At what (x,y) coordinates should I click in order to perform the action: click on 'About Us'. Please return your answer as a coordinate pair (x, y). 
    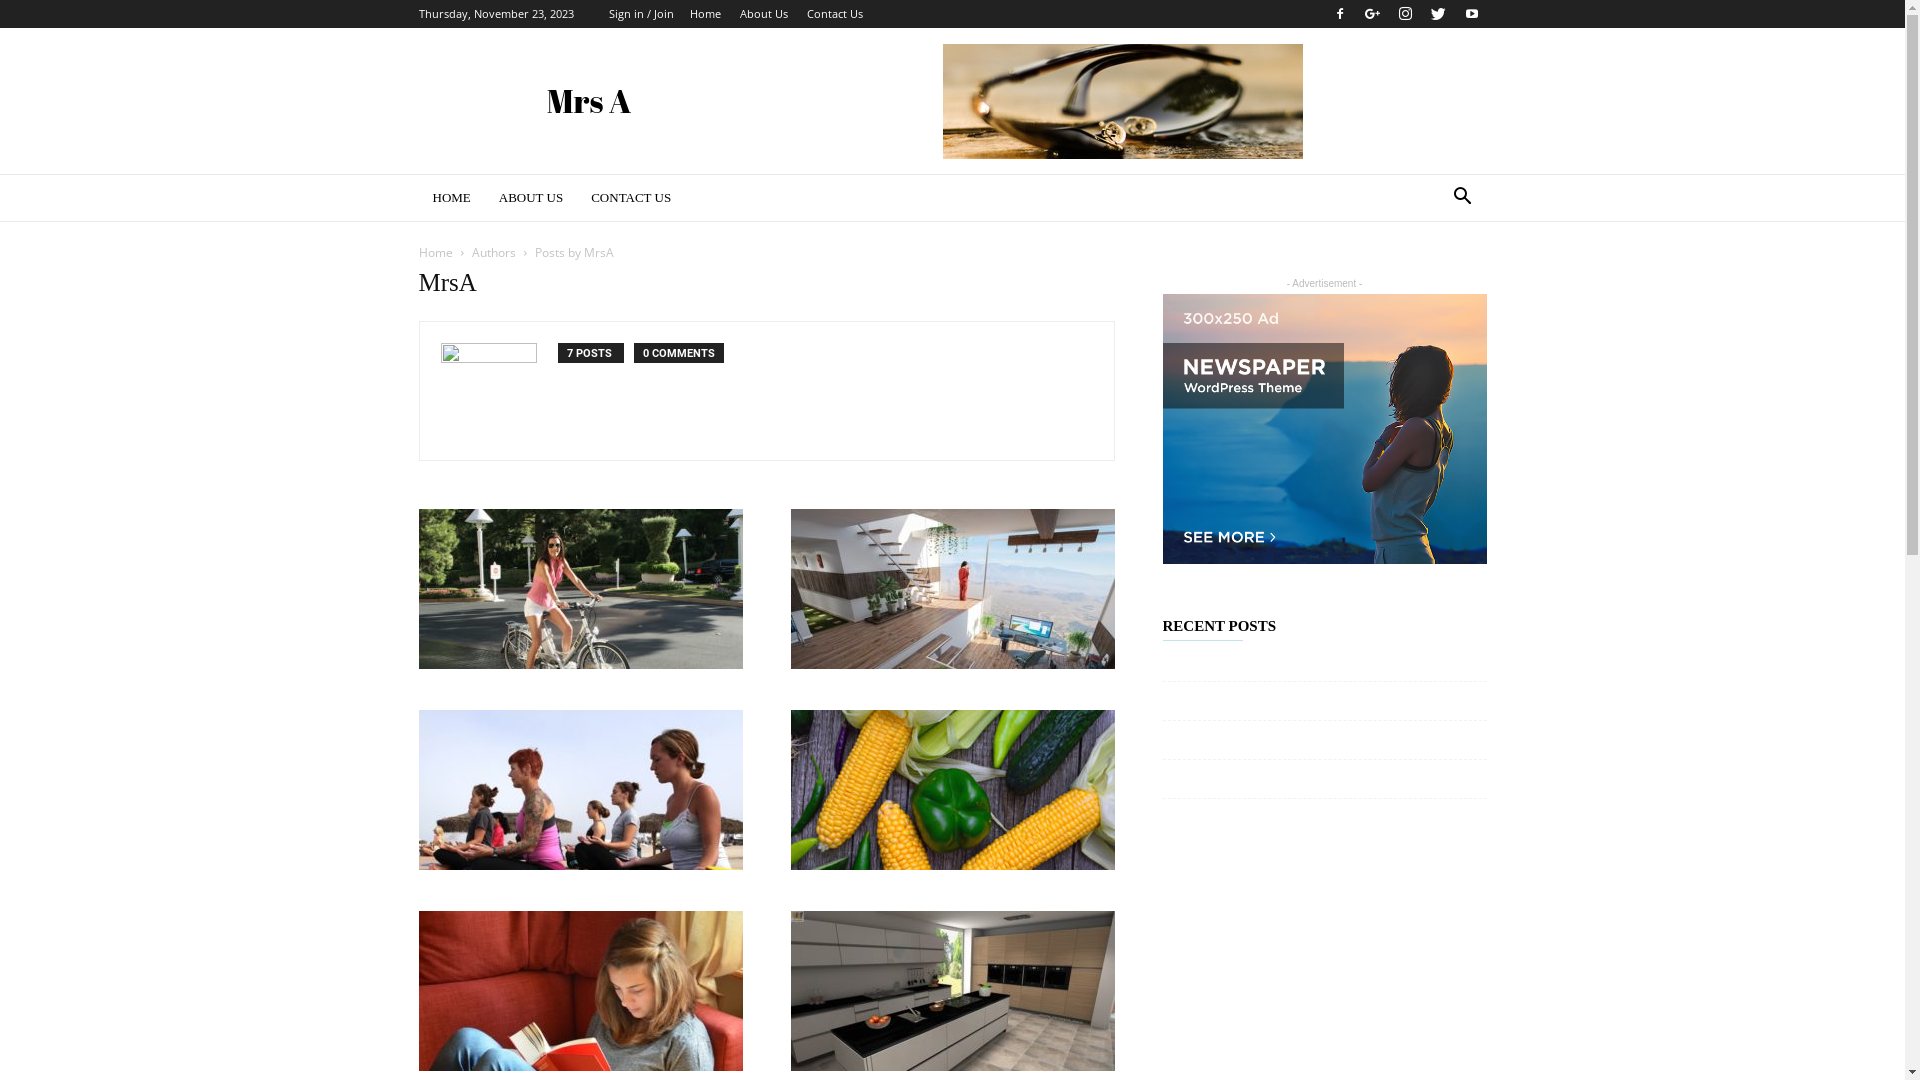
    Looking at the image, I should click on (738, 13).